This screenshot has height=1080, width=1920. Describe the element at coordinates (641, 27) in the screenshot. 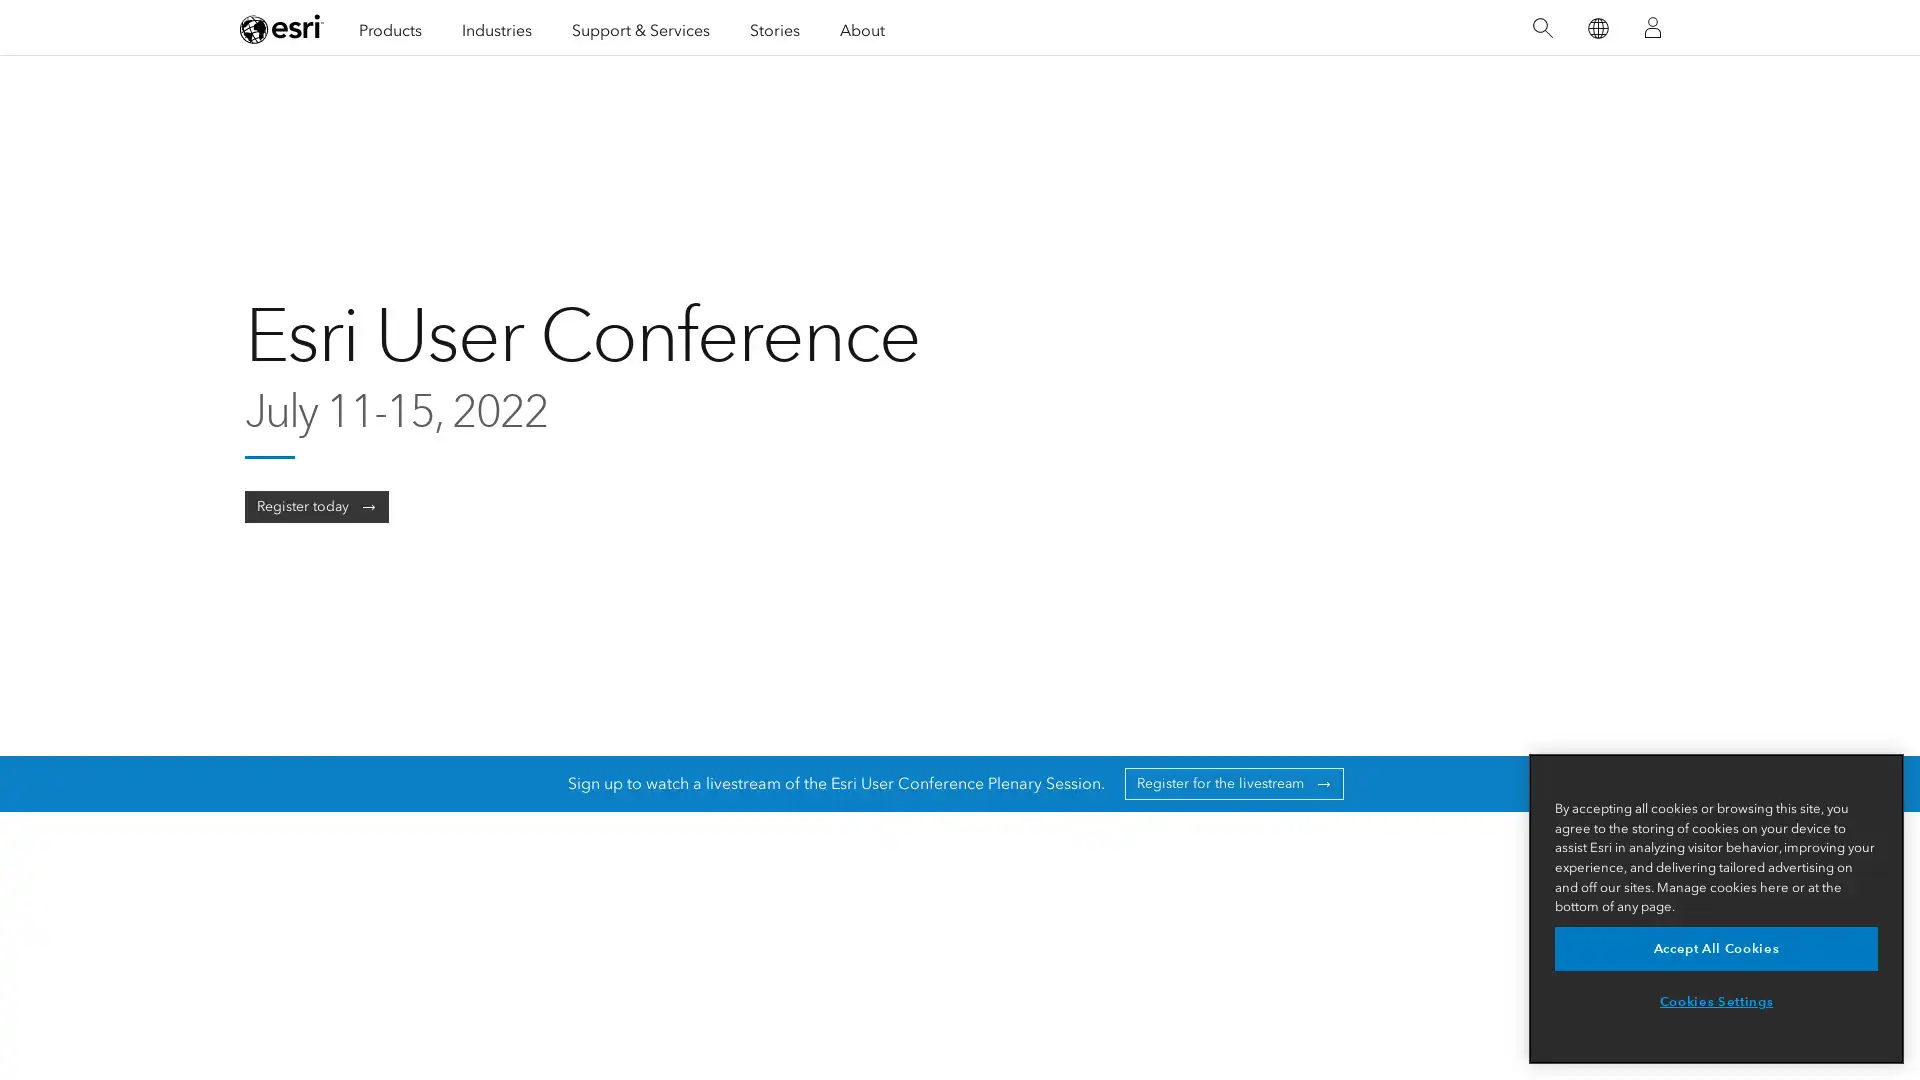

I see `Support & Services` at that location.